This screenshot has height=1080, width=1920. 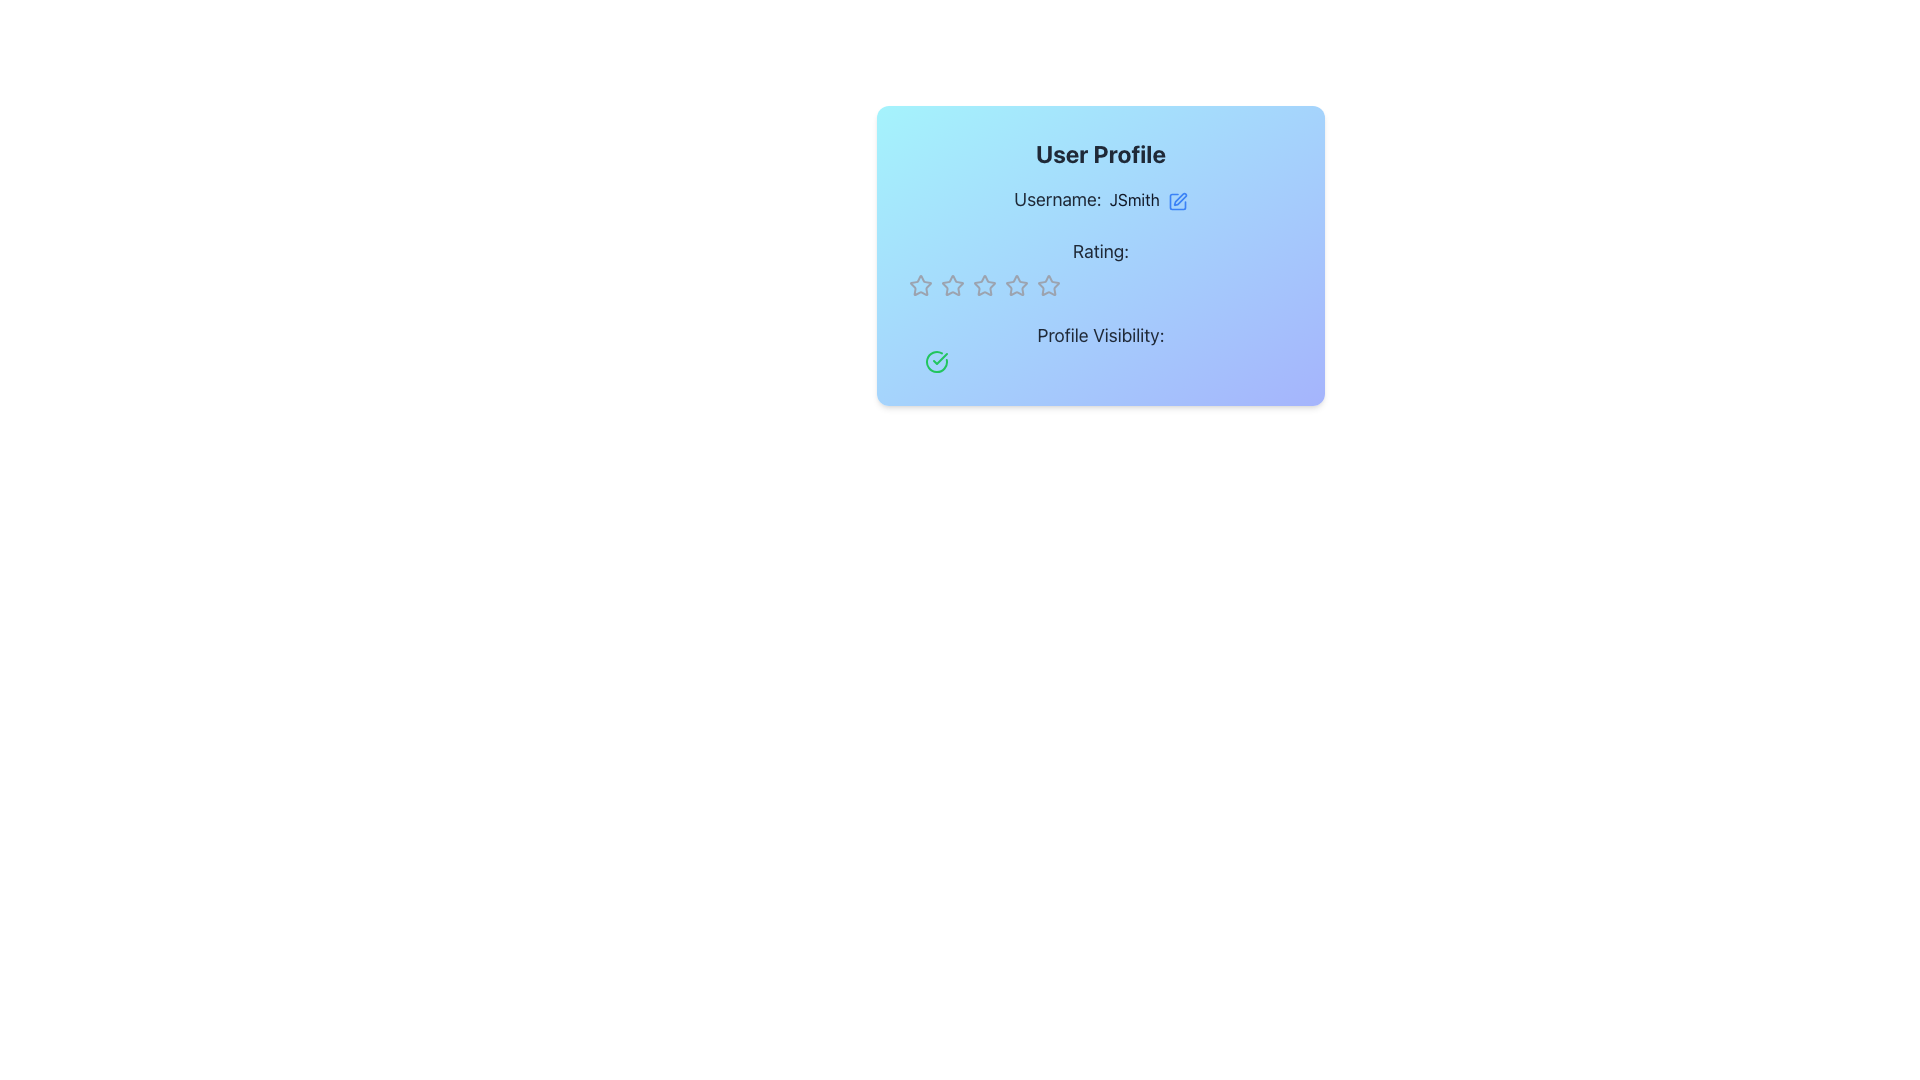 I want to click on the edit icon located next to the username 'JSmith' in the user profile box, so click(x=1177, y=201).